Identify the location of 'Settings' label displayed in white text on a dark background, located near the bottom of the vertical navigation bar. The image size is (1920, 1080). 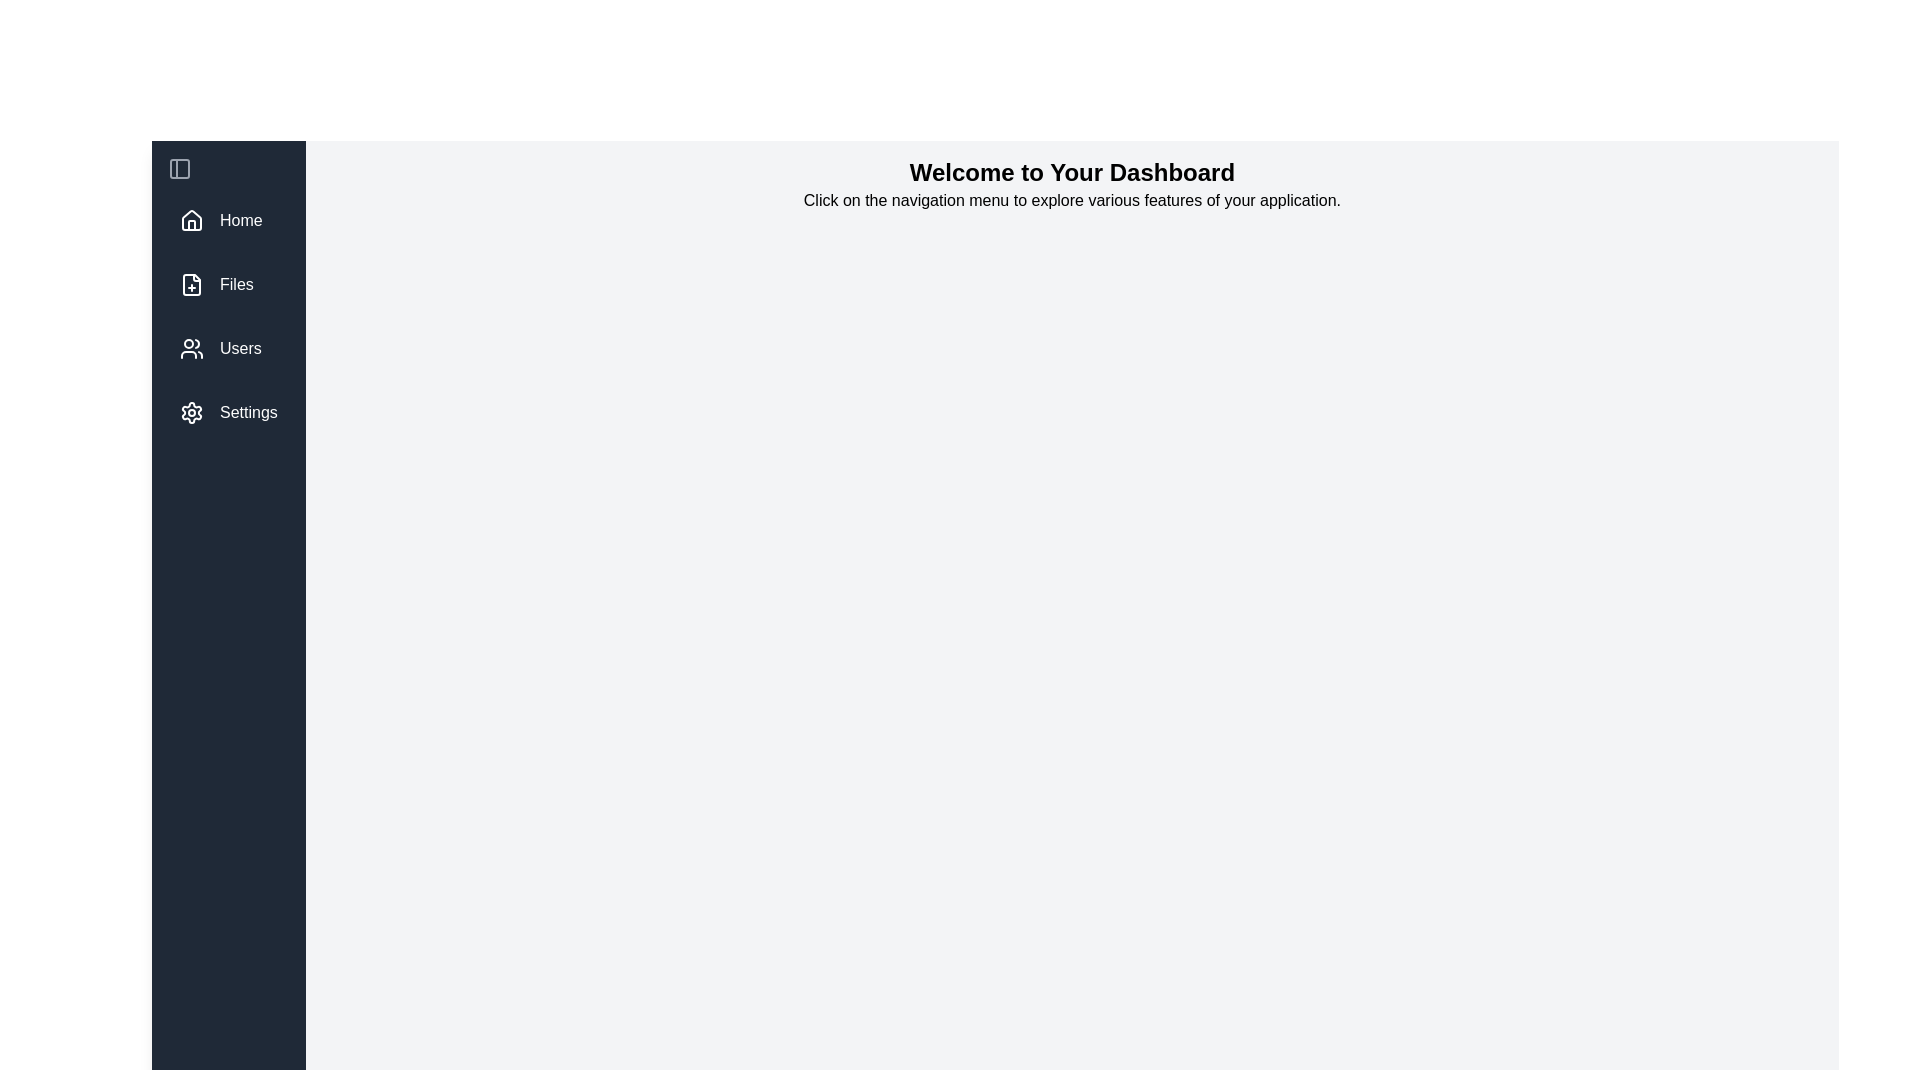
(247, 411).